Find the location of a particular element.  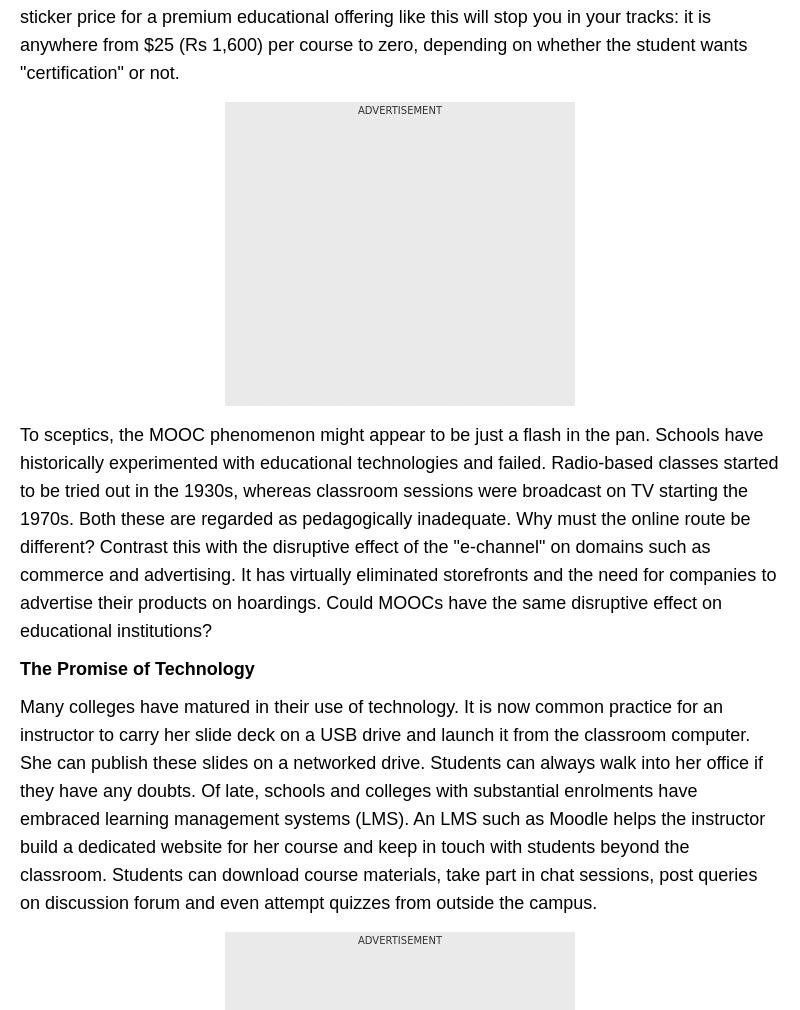

'Many colleges have matured in their use of technology. It is now common practice for an instructor to carry her slide deck on a USB drive and launch it from the classroom computer. She can publish these slides on a networked drive. Students can always walk into her office if they have any doubts. Of late, schools and colleges with substantial enrolments have embraced learning management systems (LMS). An LMS such as Moodle helps the instructor build a dedicated website for her course and keep in touch with students beyond the classroom. Students can download course materials, take part in chat sessions, post queries on discussion forum and even attempt quizzes from outside the campus.' is located at coordinates (391, 804).